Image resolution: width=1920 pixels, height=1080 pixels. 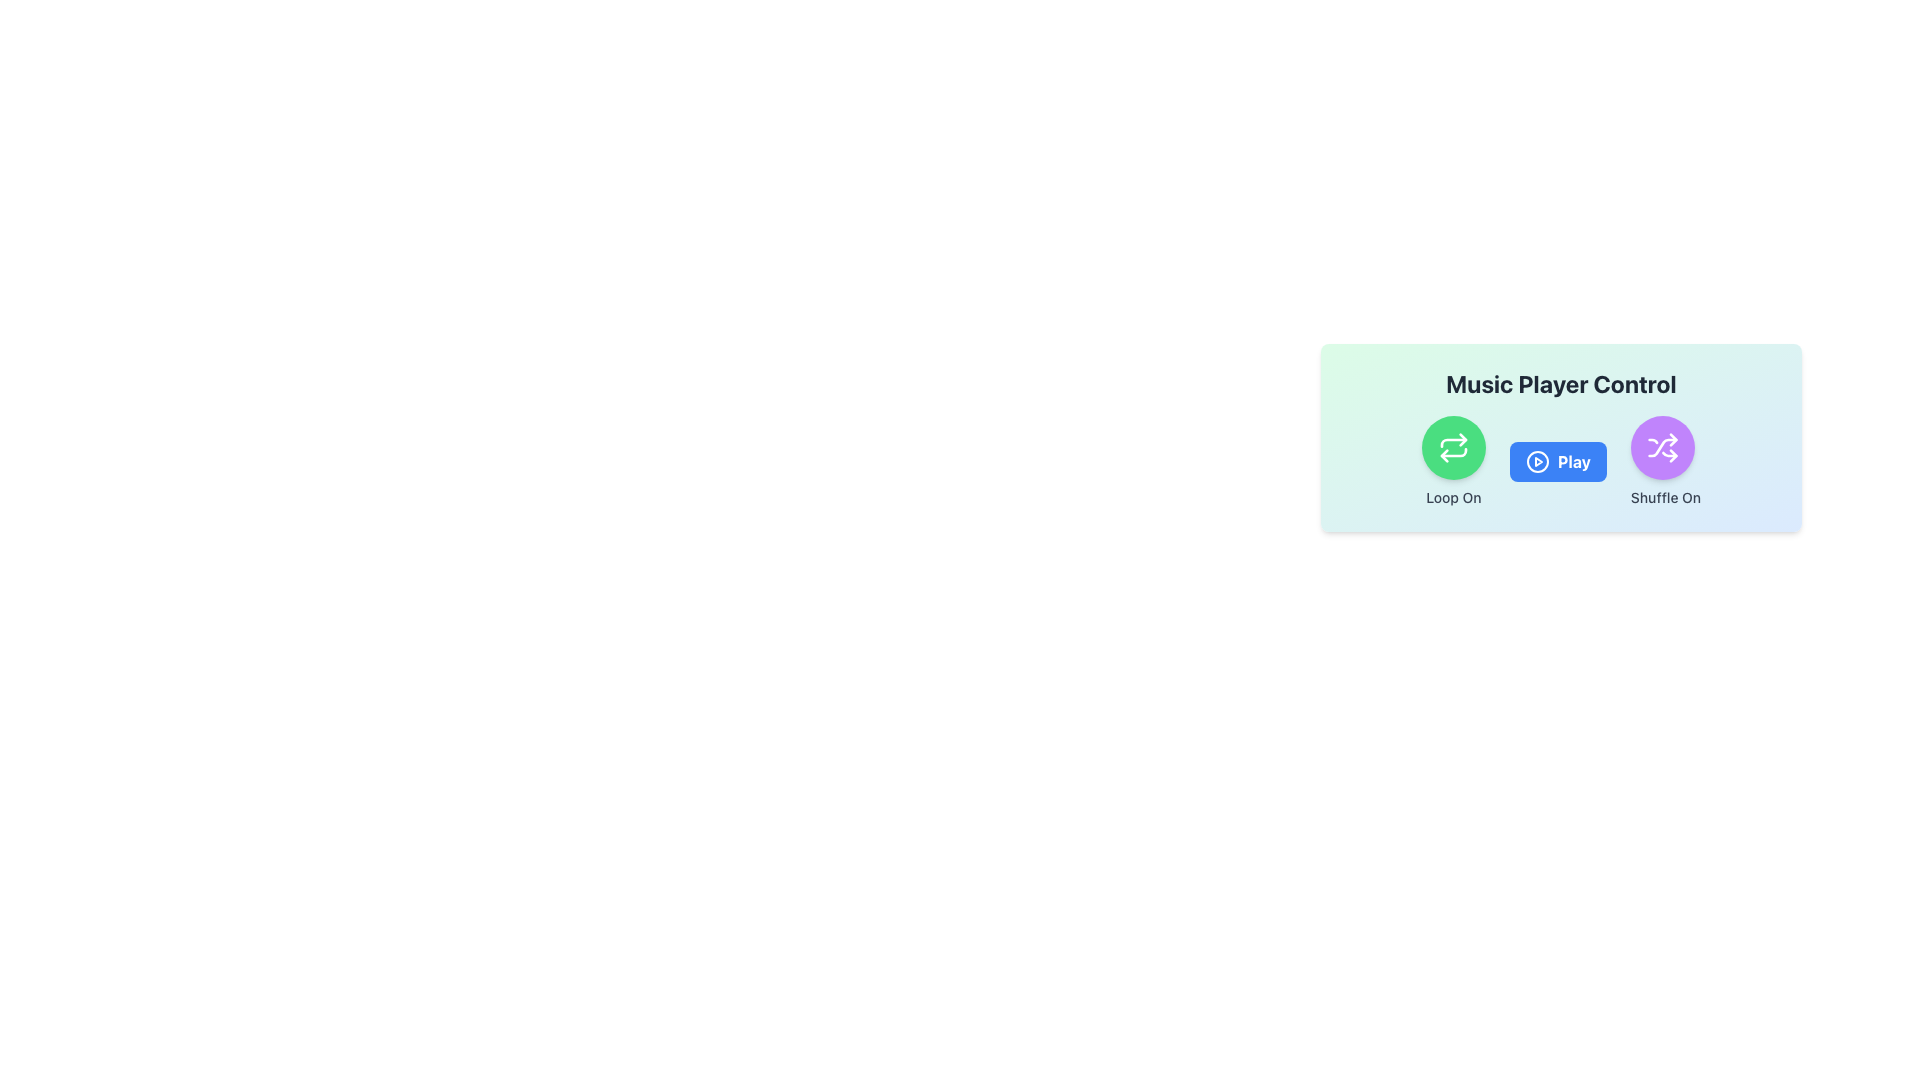 What do you see at coordinates (1453, 442) in the screenshot?
I see `the second graphical icon segment of the 'Loop On' button icon in the Music Player Control panel` at bounding box center [1453, 442].